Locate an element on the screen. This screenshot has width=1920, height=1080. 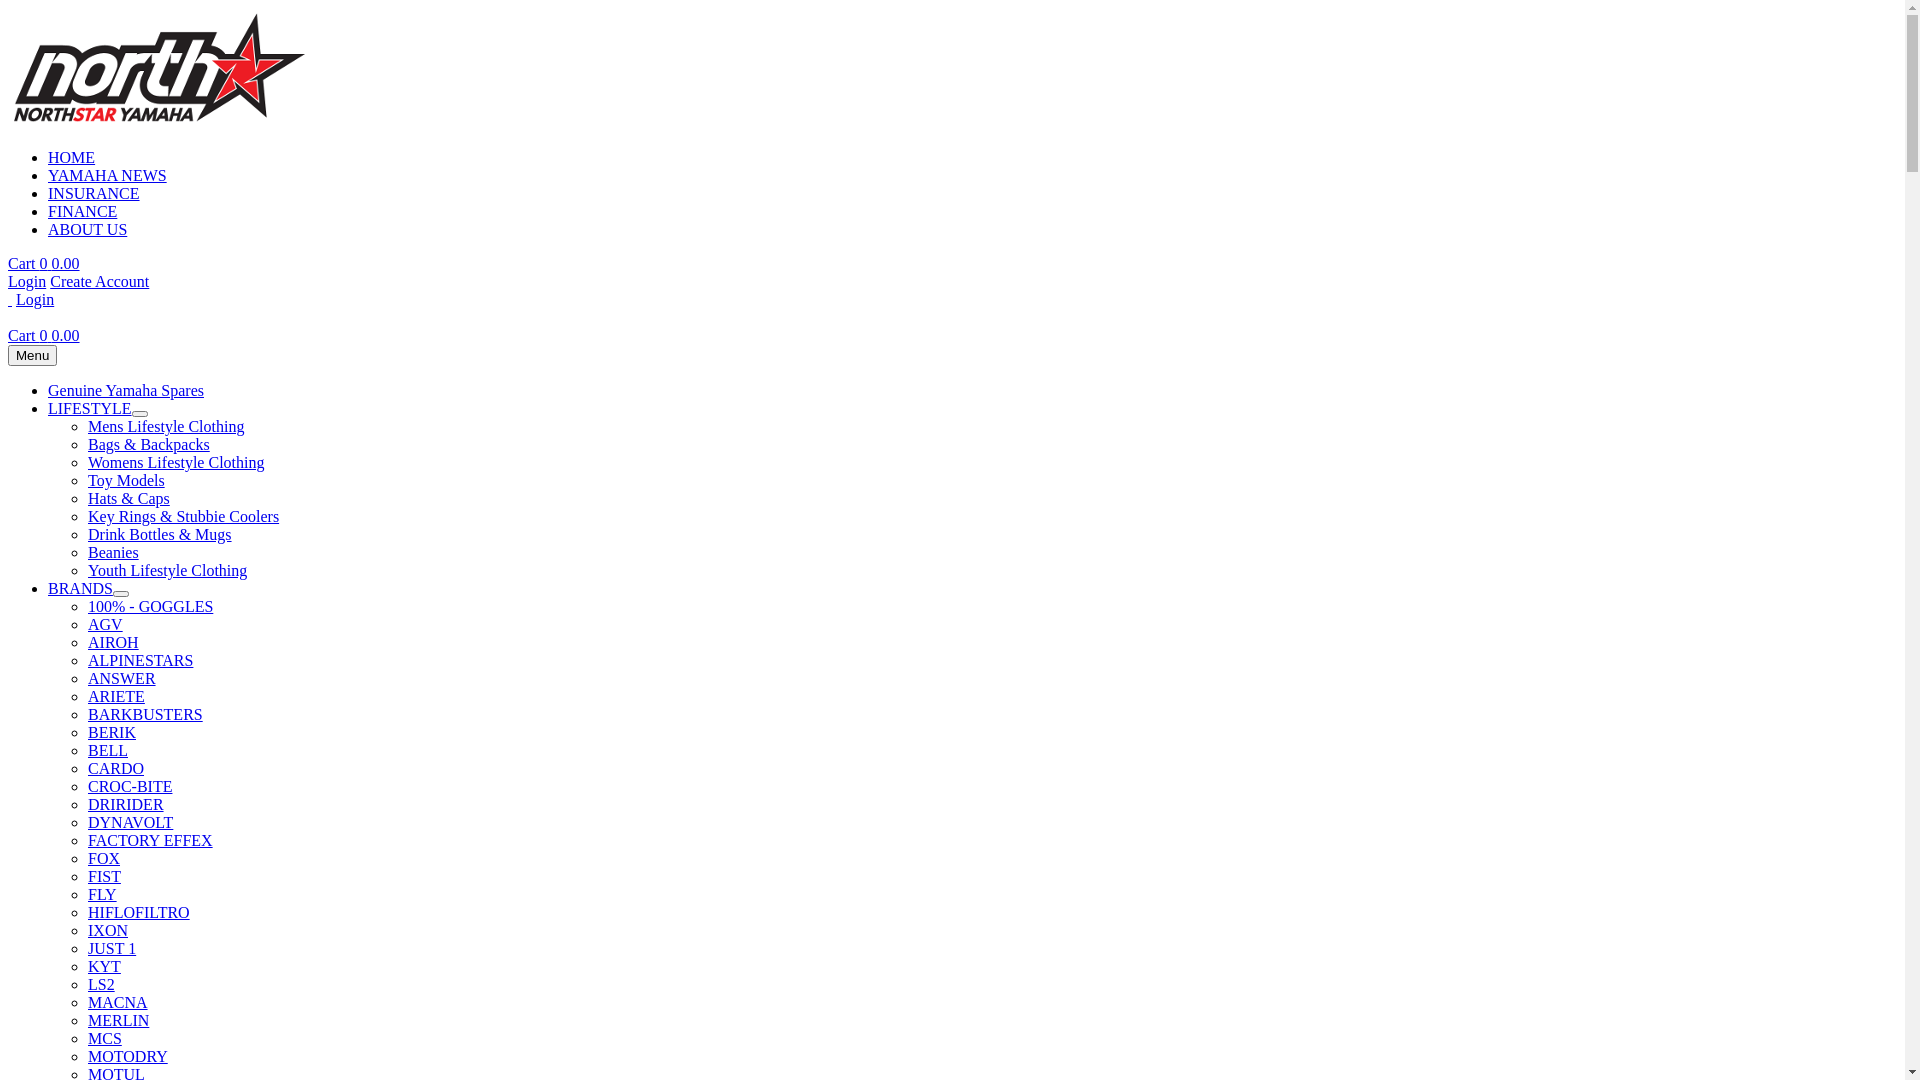
'IXON' is located at coordinates (106, 930).